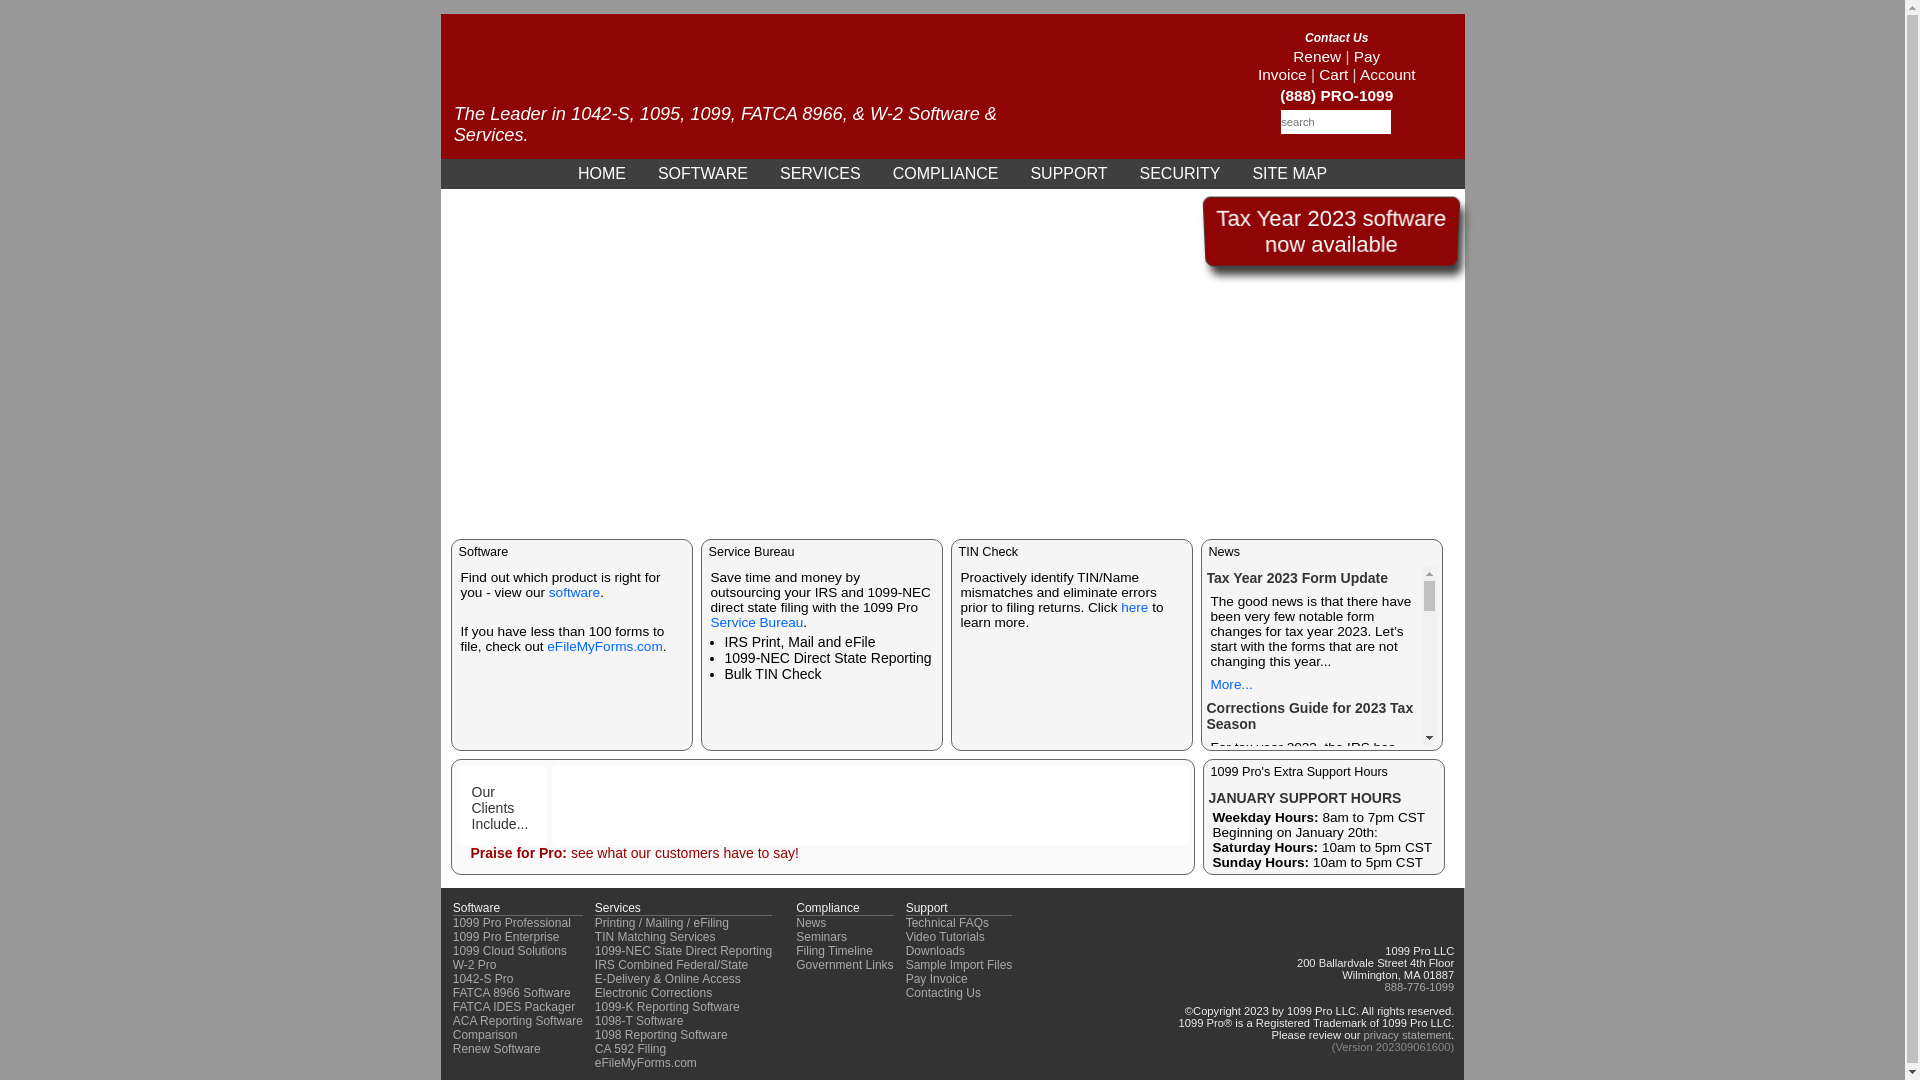 Image resolution: width=1920 pixels, height=1080 pixels. Describe the element at coordinates (702, 172) in the screenshot. I see `'SOFTWARE'` at that location.